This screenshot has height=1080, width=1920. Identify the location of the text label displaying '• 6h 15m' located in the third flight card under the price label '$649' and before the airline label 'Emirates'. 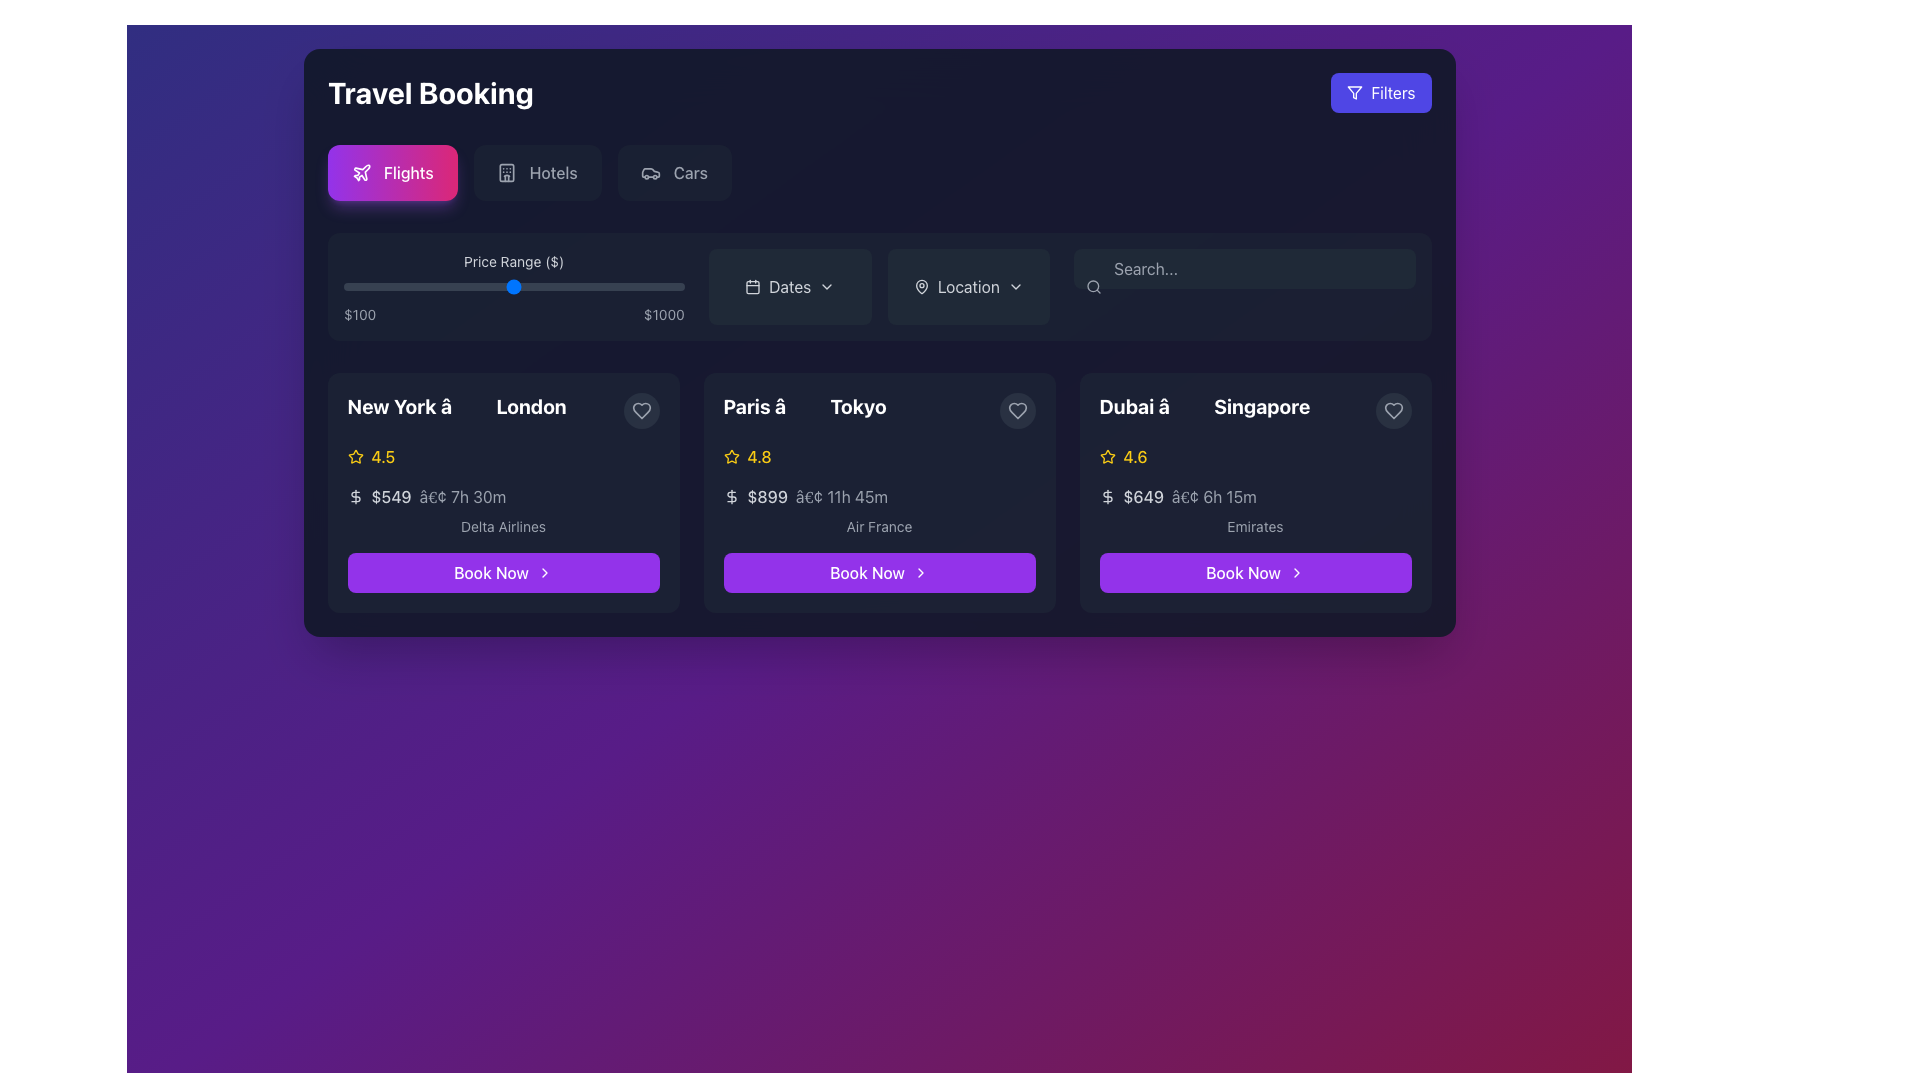
(1213, 496).